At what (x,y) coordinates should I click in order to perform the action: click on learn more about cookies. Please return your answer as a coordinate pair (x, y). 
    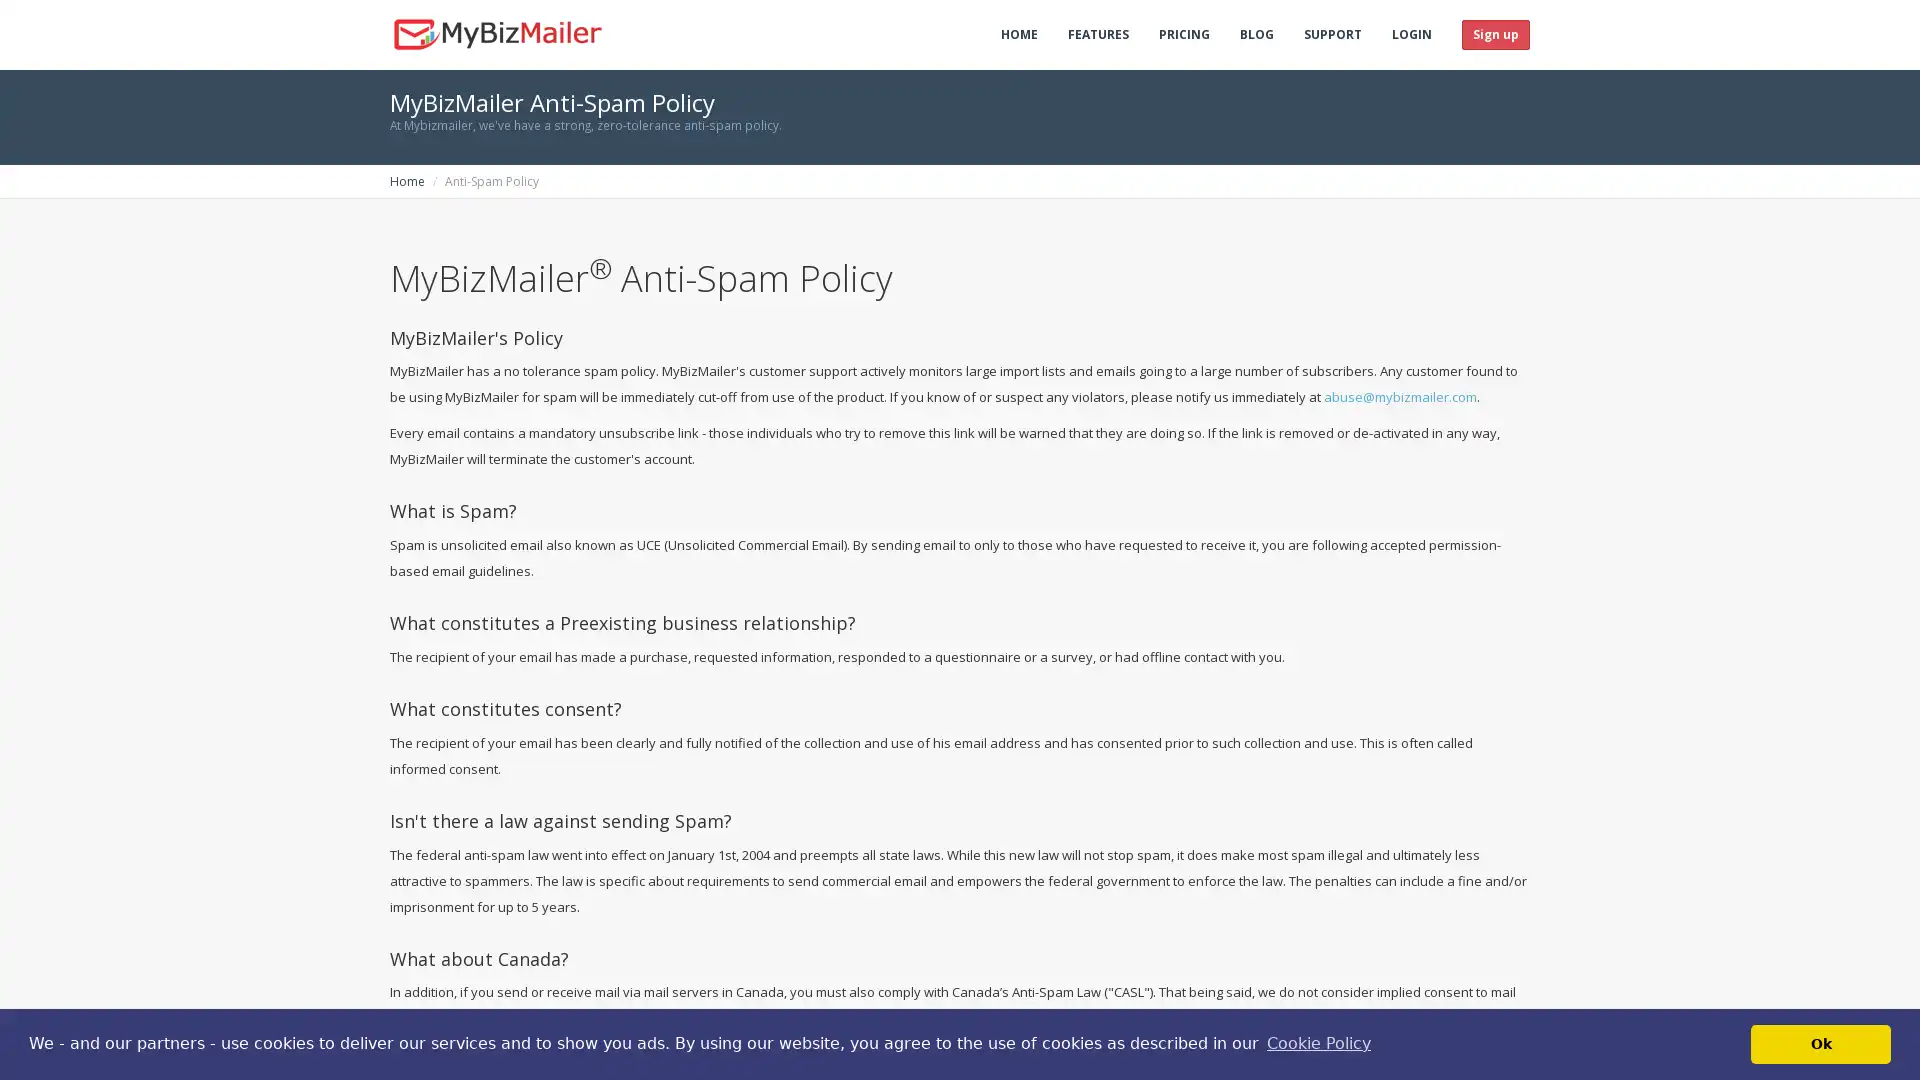
    Looking at the image, I should click on (1318, 1043).